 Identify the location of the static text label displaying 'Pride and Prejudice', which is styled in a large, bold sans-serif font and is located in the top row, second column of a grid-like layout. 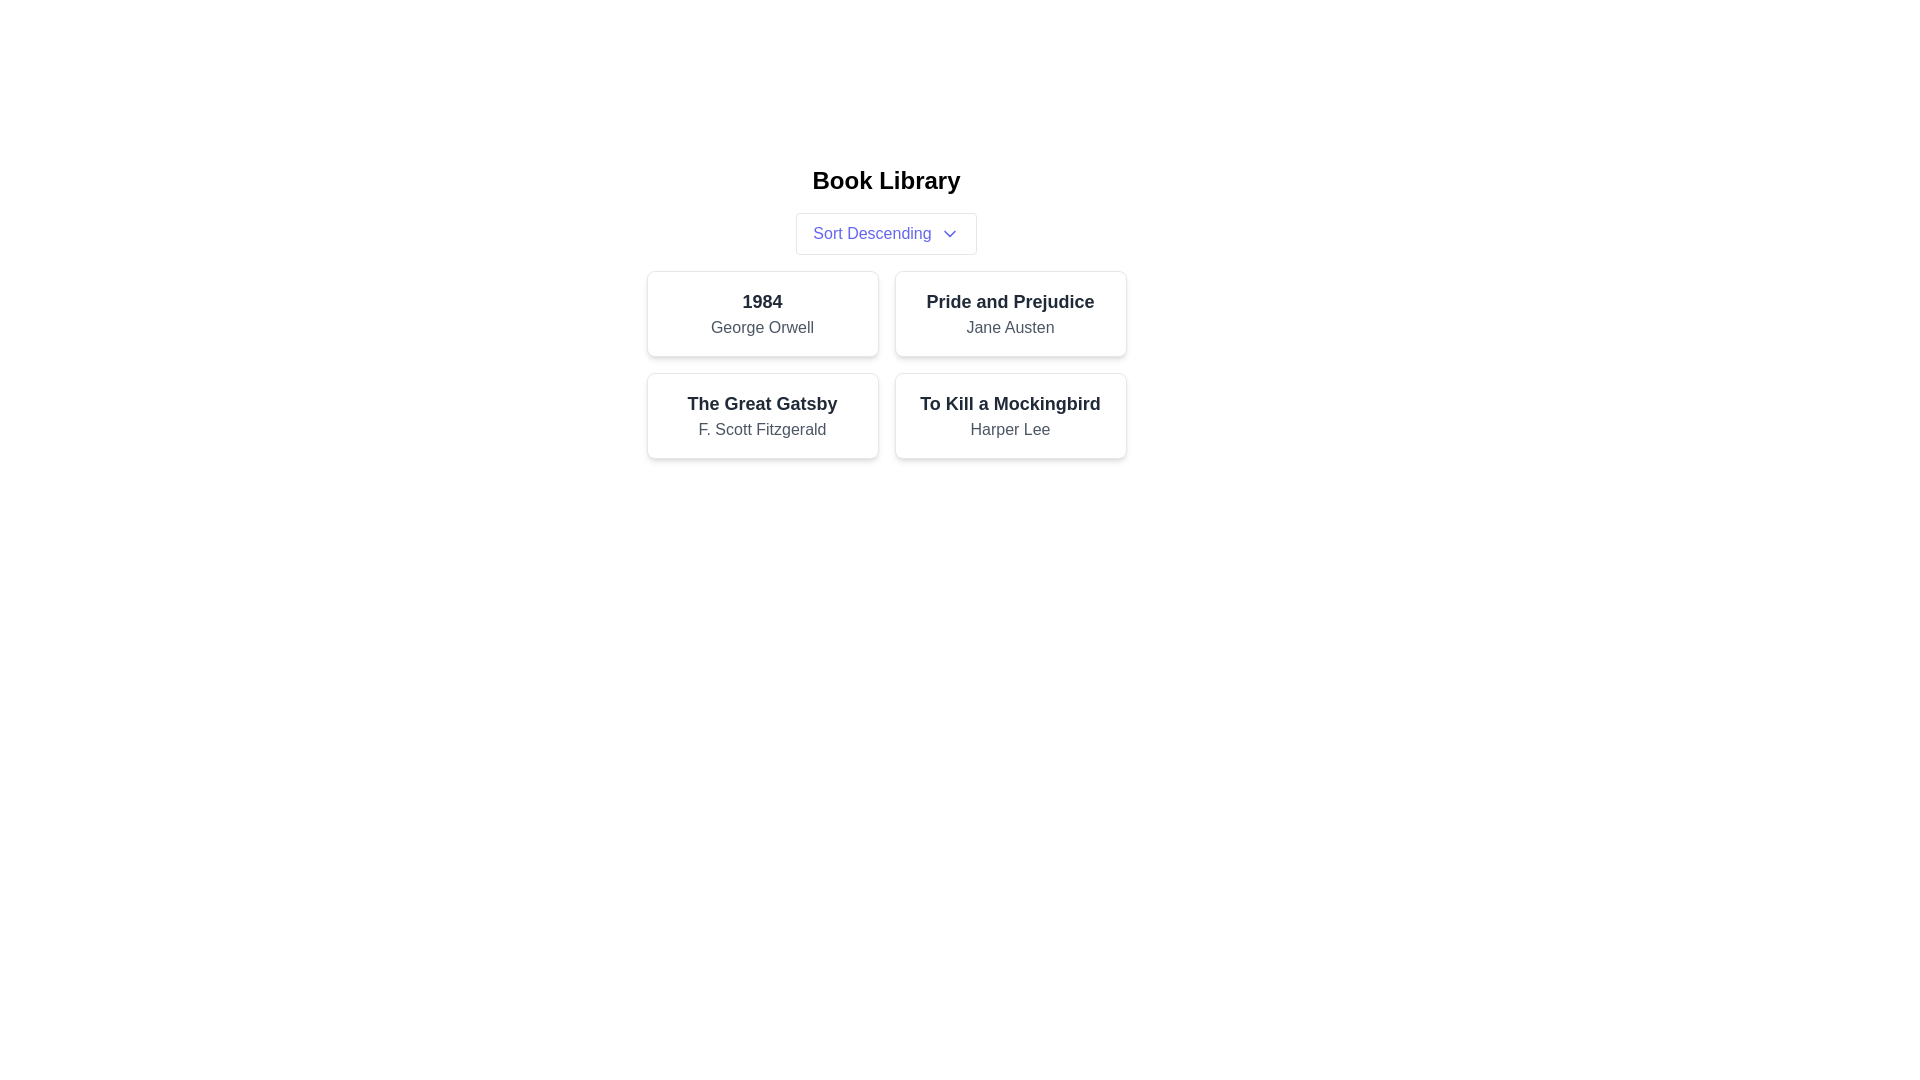
(1010, 301).